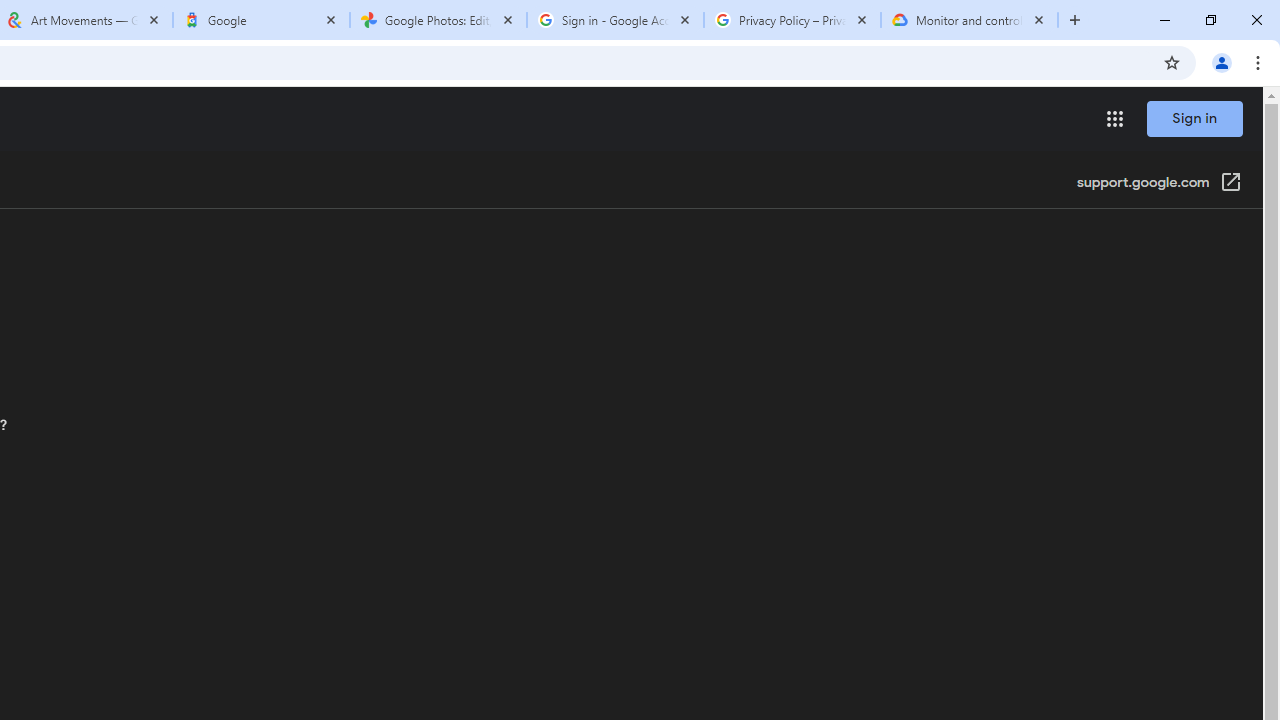 This screenshot has height=720, width=1280. I want to click on 'Sign in - Google Accounts', so click(614, 20).